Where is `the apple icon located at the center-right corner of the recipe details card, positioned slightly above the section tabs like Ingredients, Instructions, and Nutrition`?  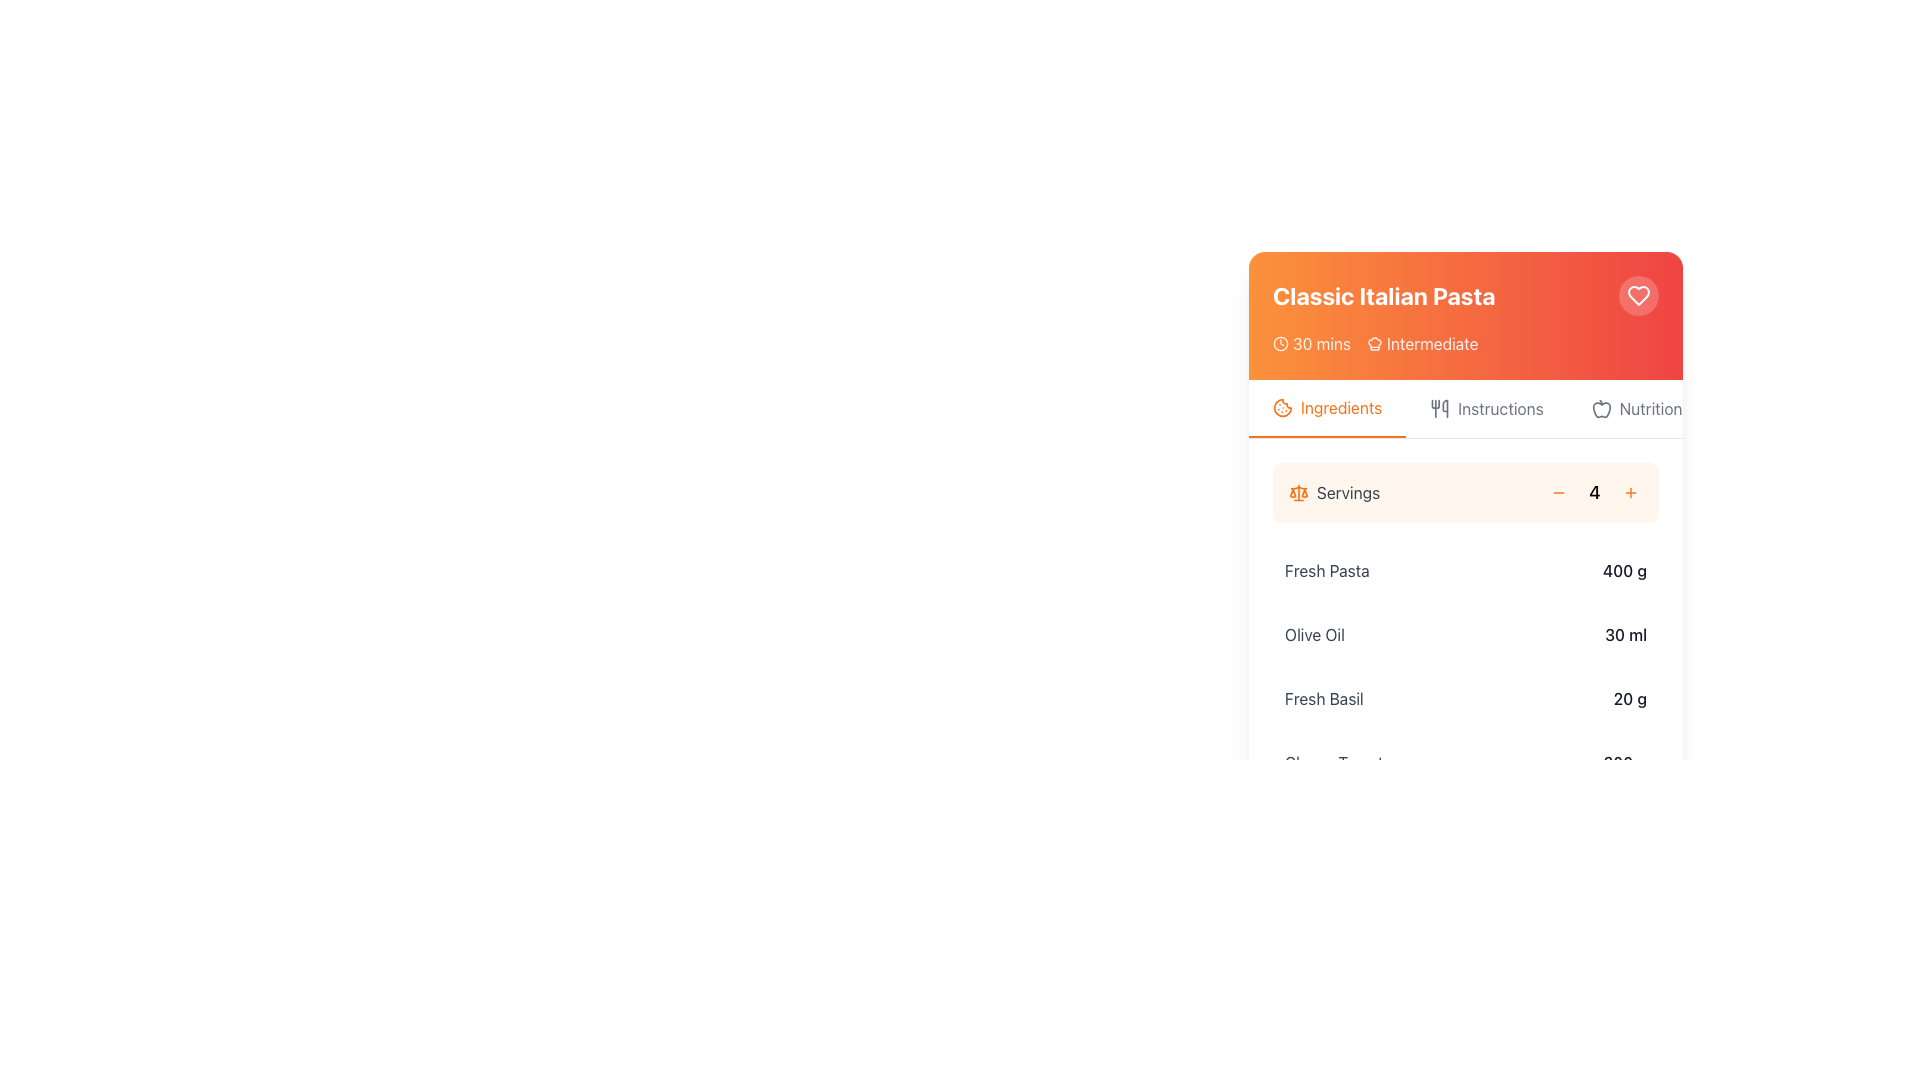 the apple icon located at the center-right corner of the recipe details card, positioned slightly above the section tabs like Ingredients, Instructions, and Nutrition is located at coordinates (1601, 409).